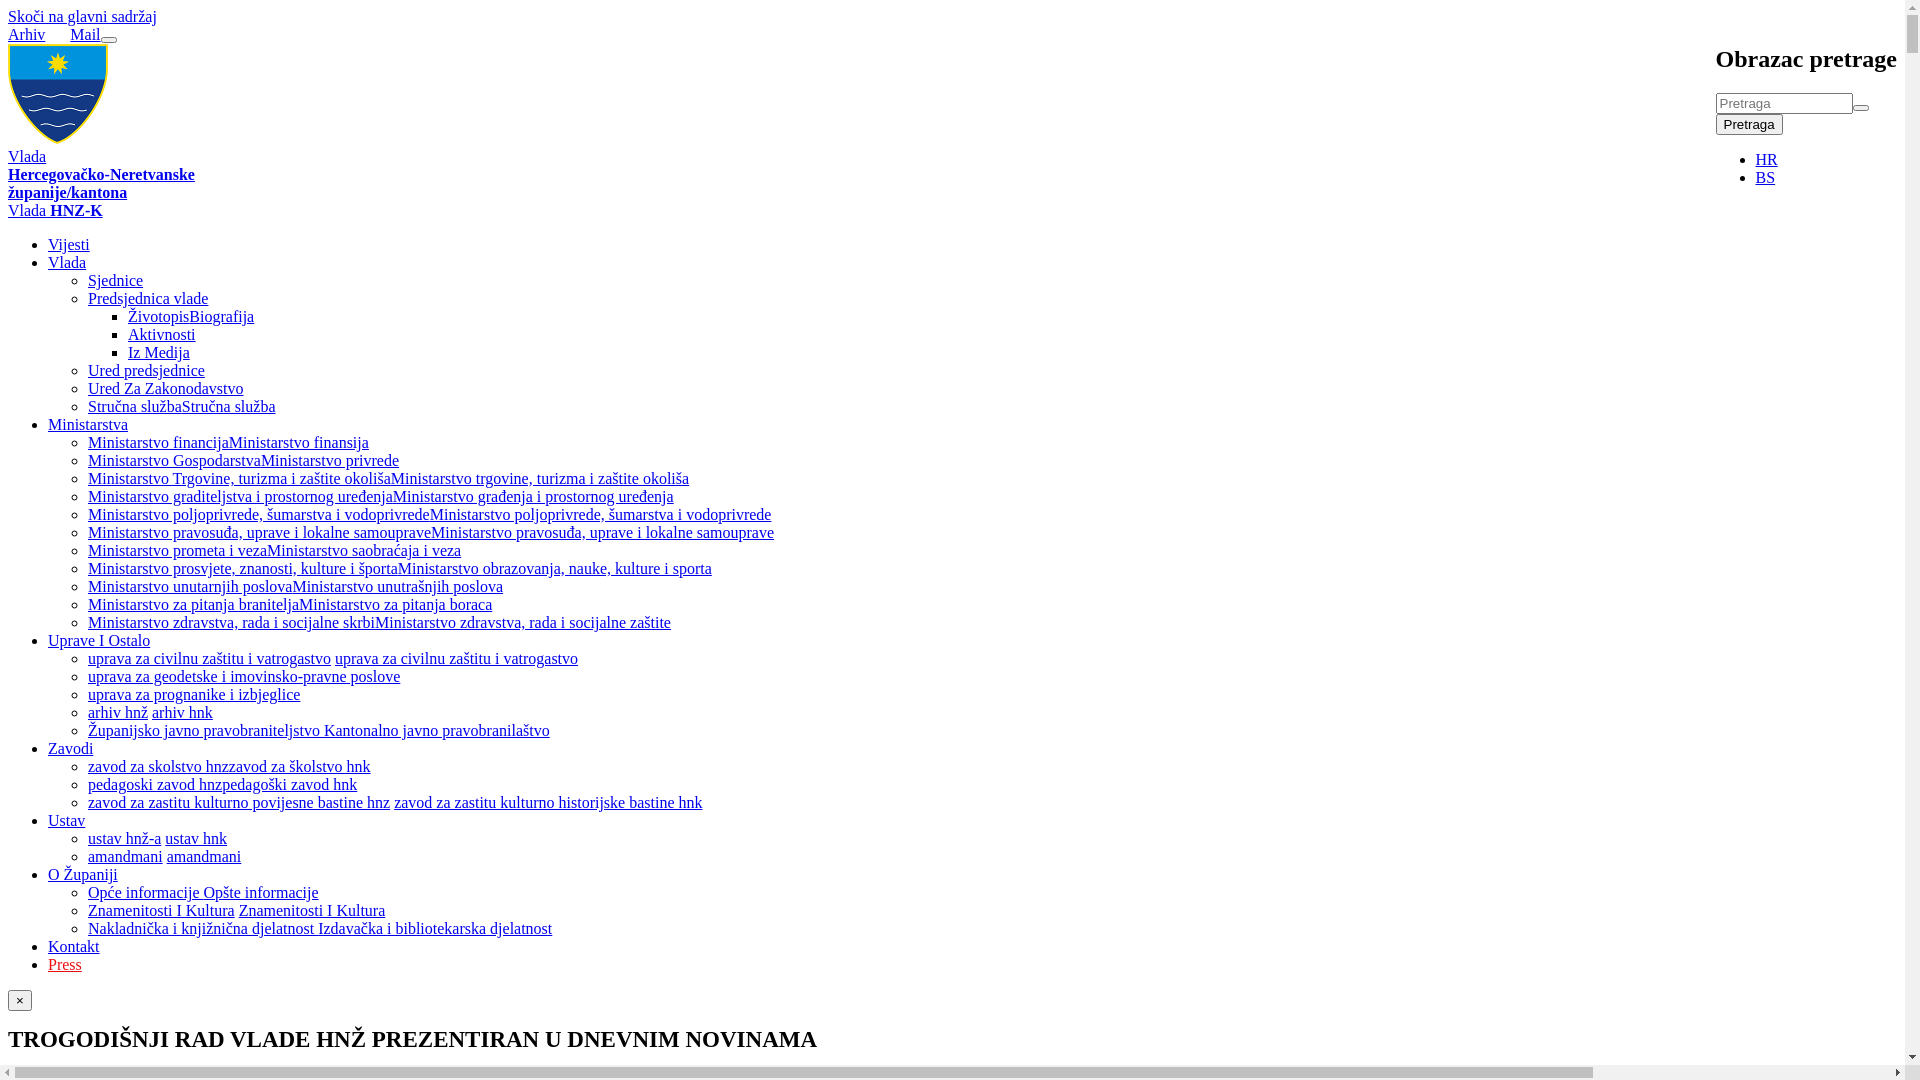 Image resolution: width=1920 pixels, height=1080 pixels. Describe the element at coordinates (124, 855) in the screenshot. I see `'amandmani'` at that location.